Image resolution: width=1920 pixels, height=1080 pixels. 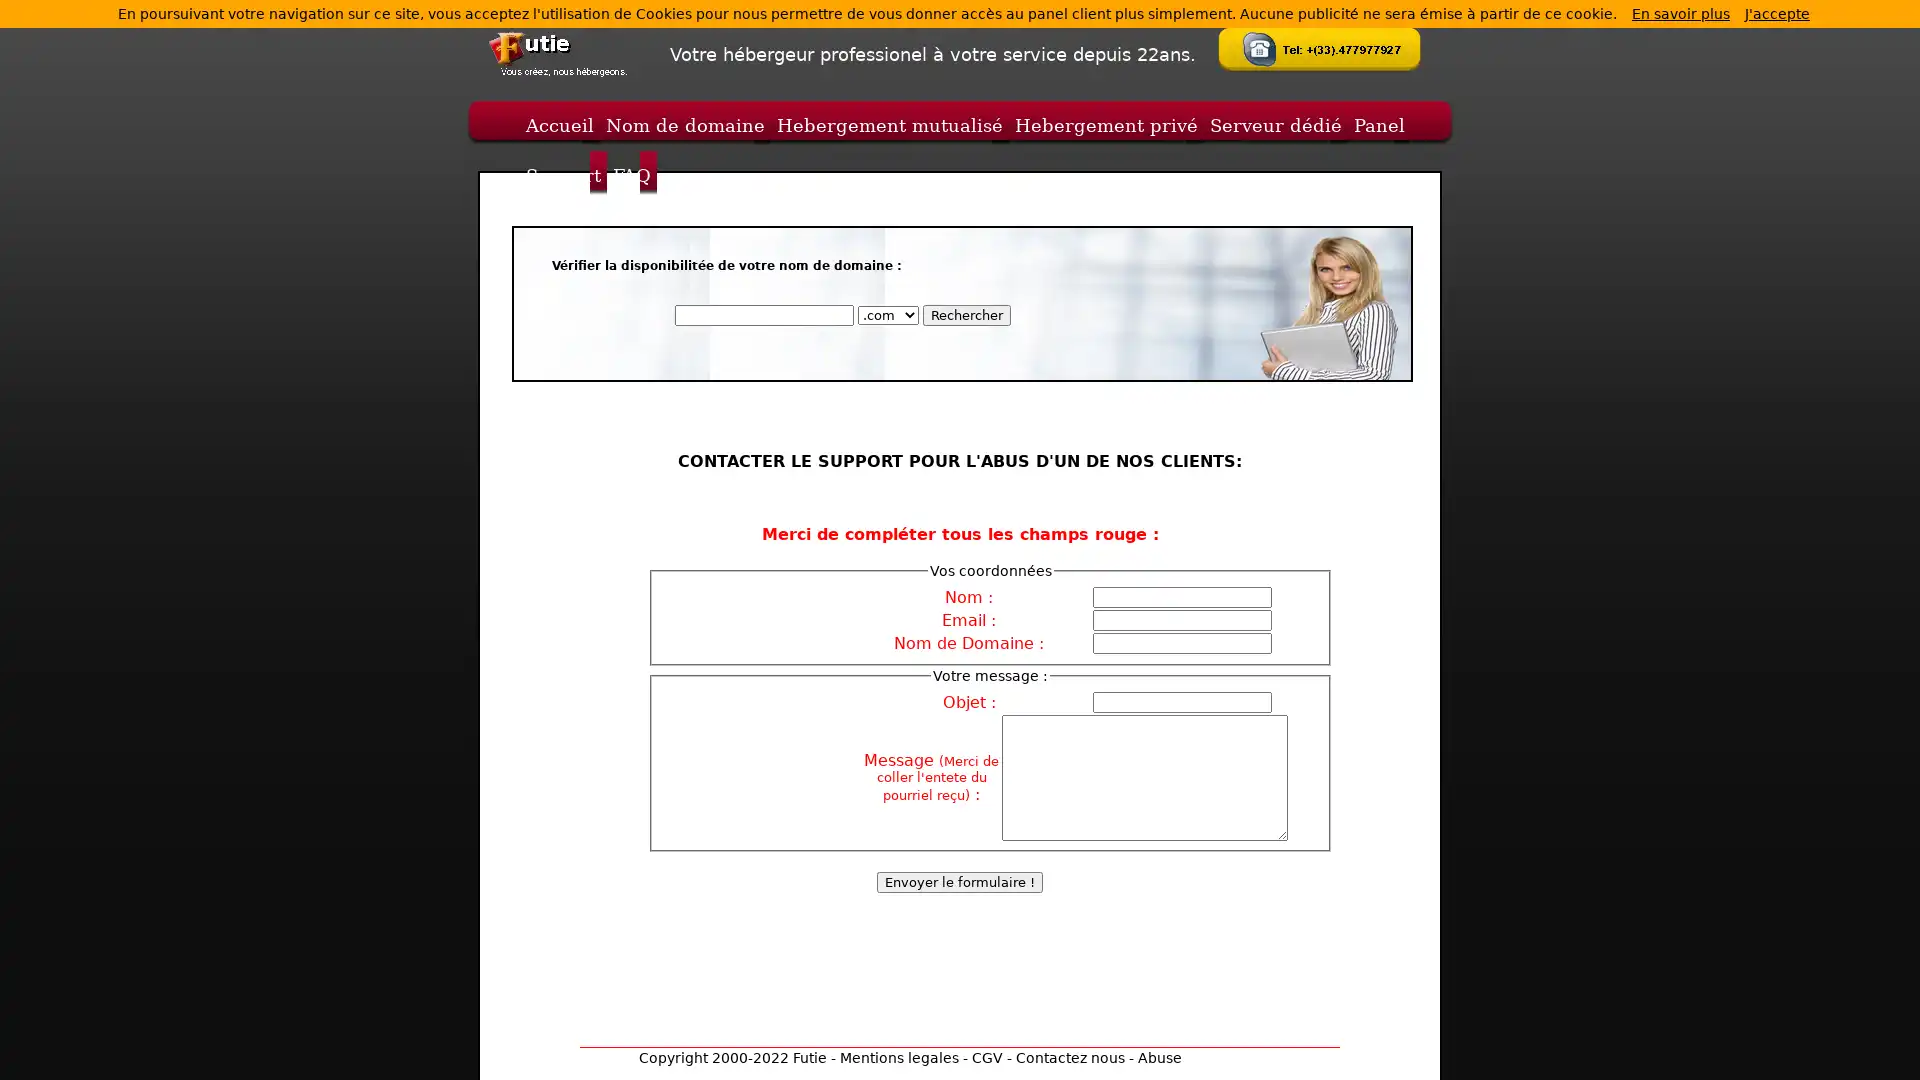 I want to click on Rechercher, so click(x=965, y=315).